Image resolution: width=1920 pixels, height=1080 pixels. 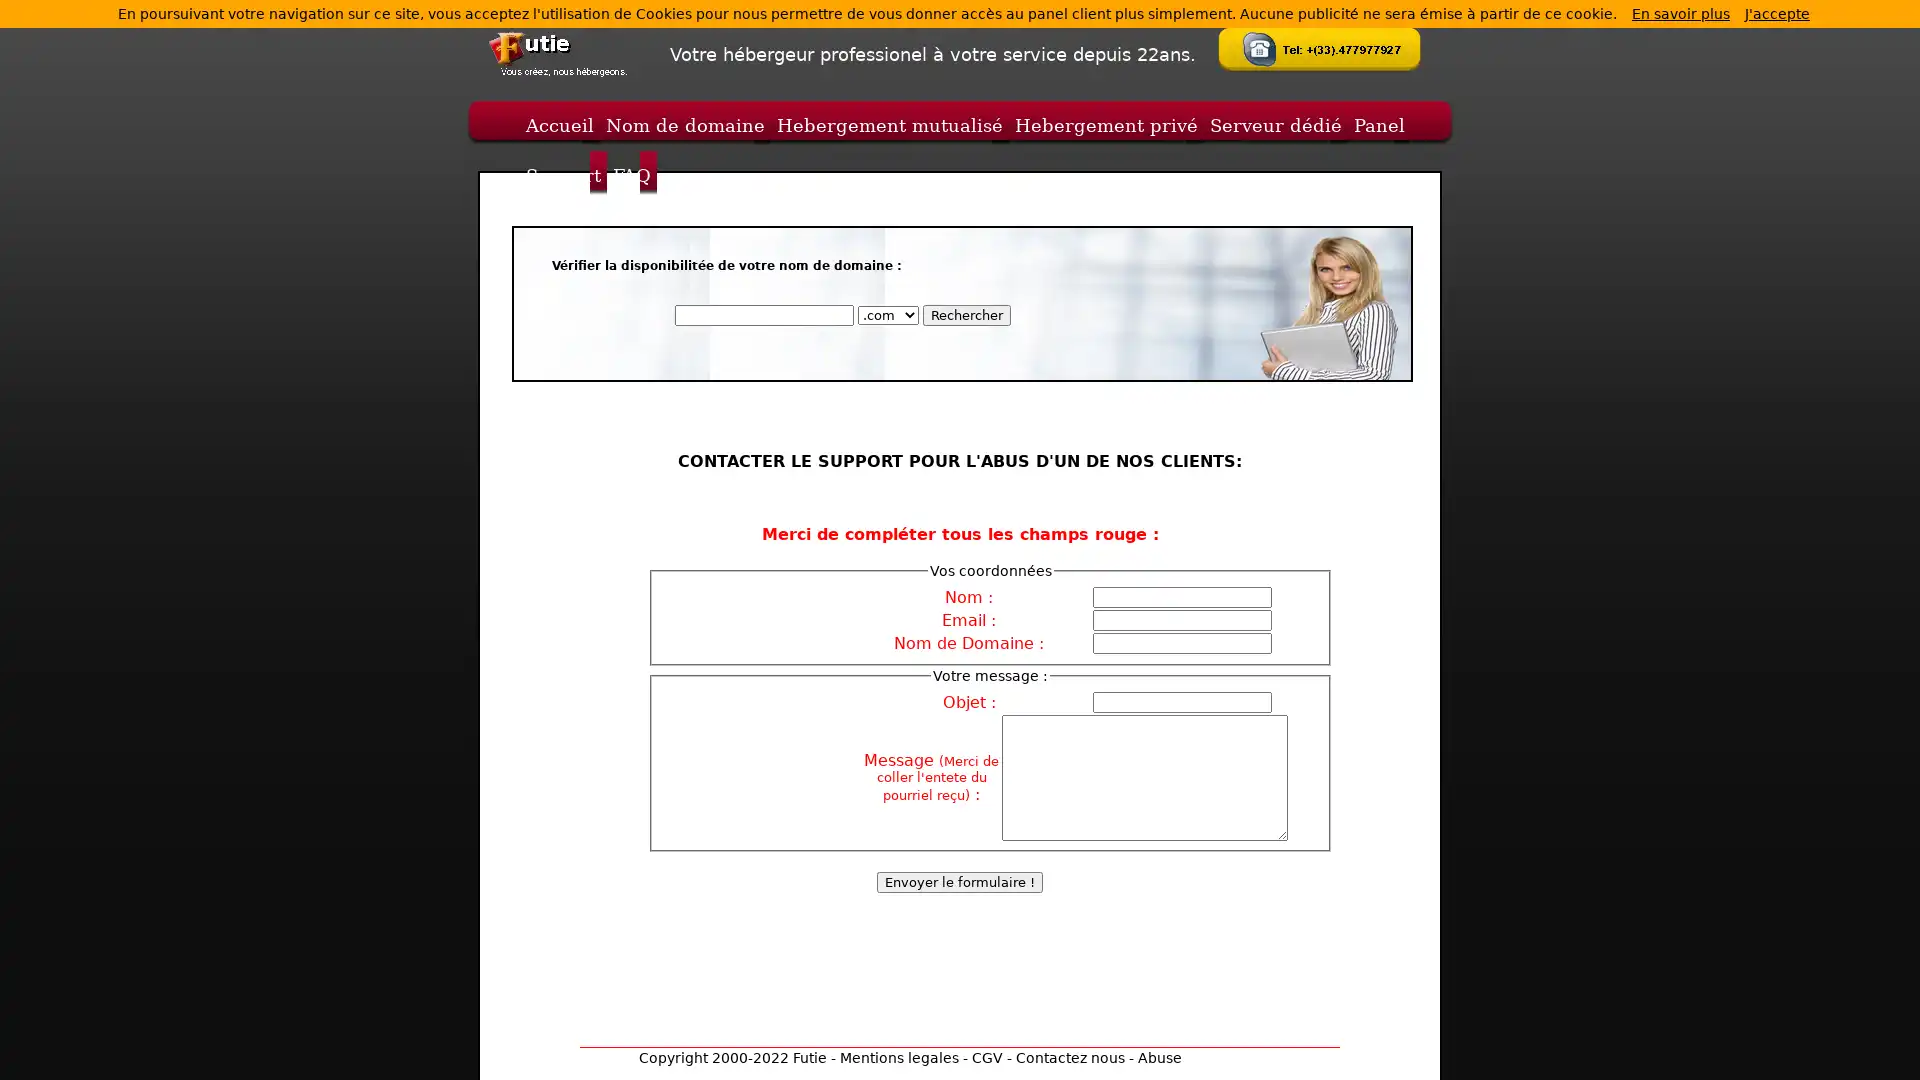 I want to click on Rechercher, so click(x=965, y=315).